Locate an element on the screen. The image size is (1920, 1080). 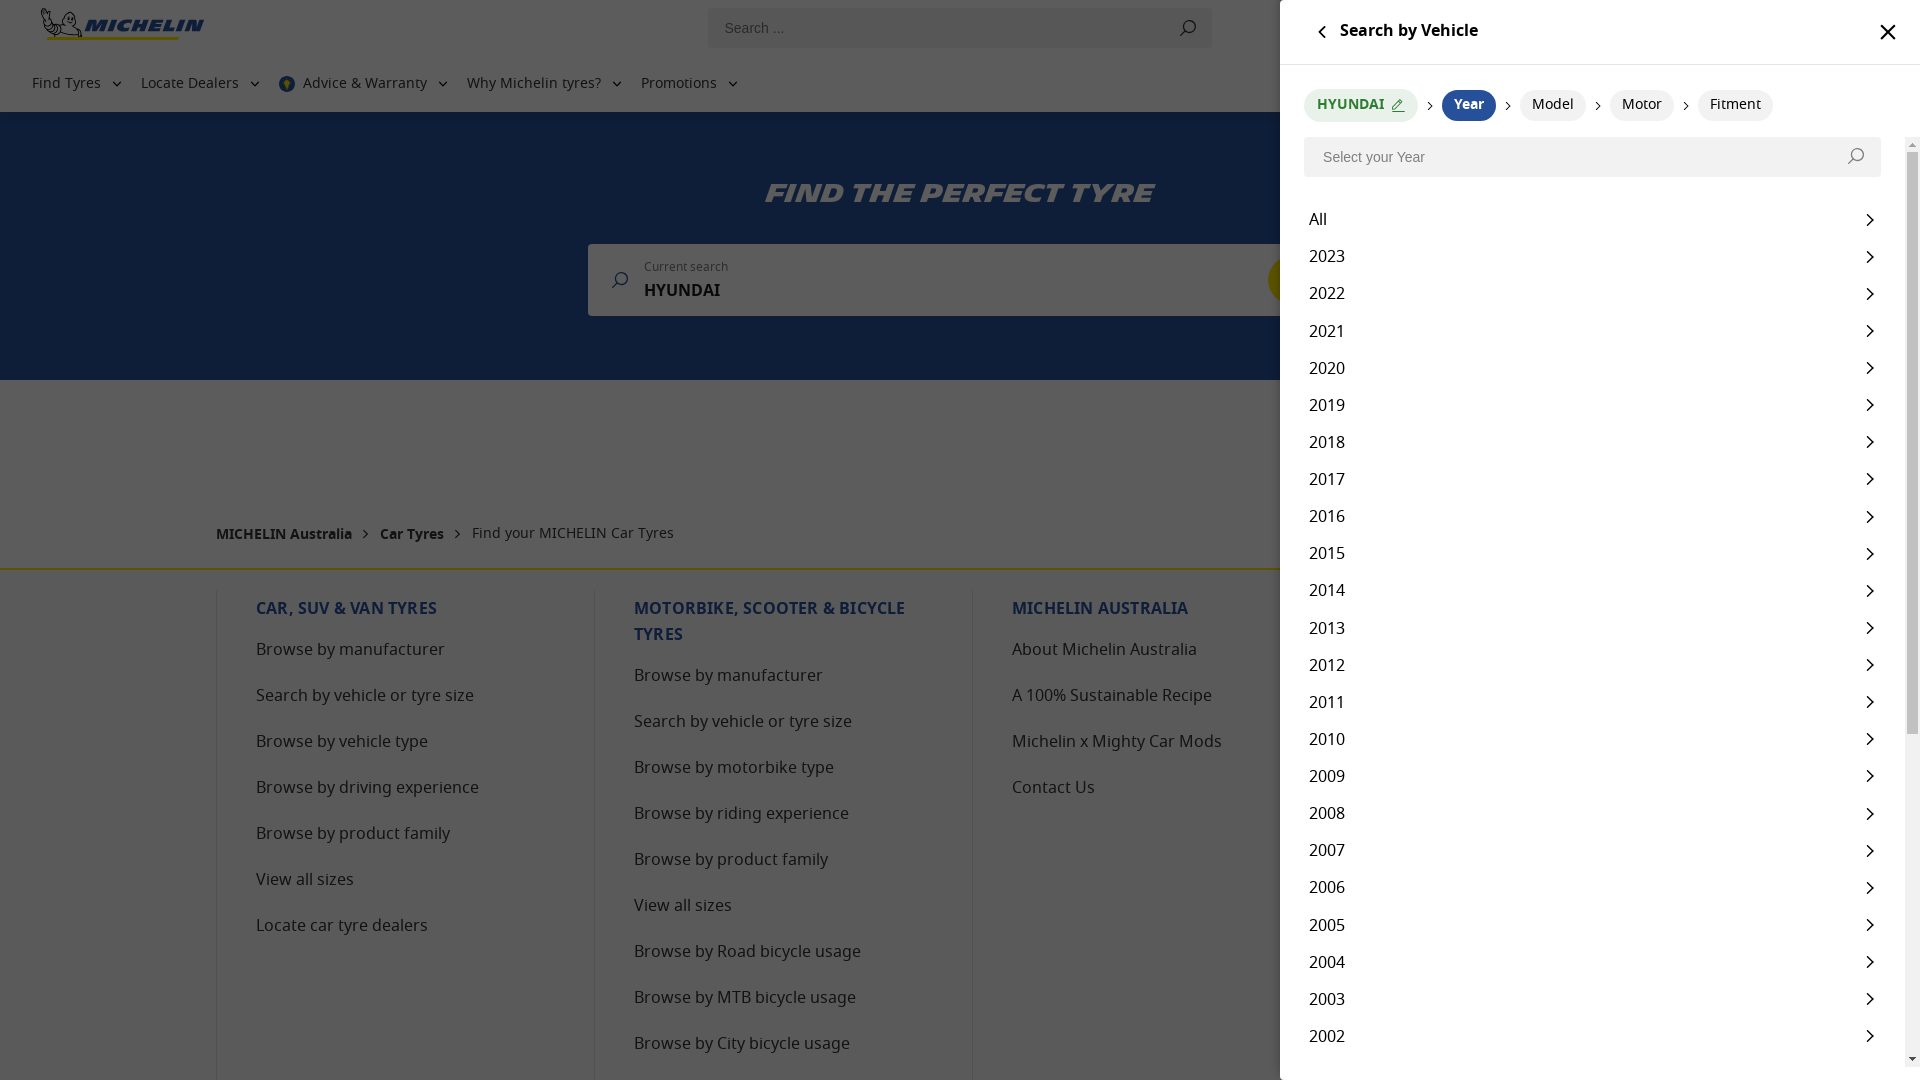
'2021' is located at coordinates (1591, 329).